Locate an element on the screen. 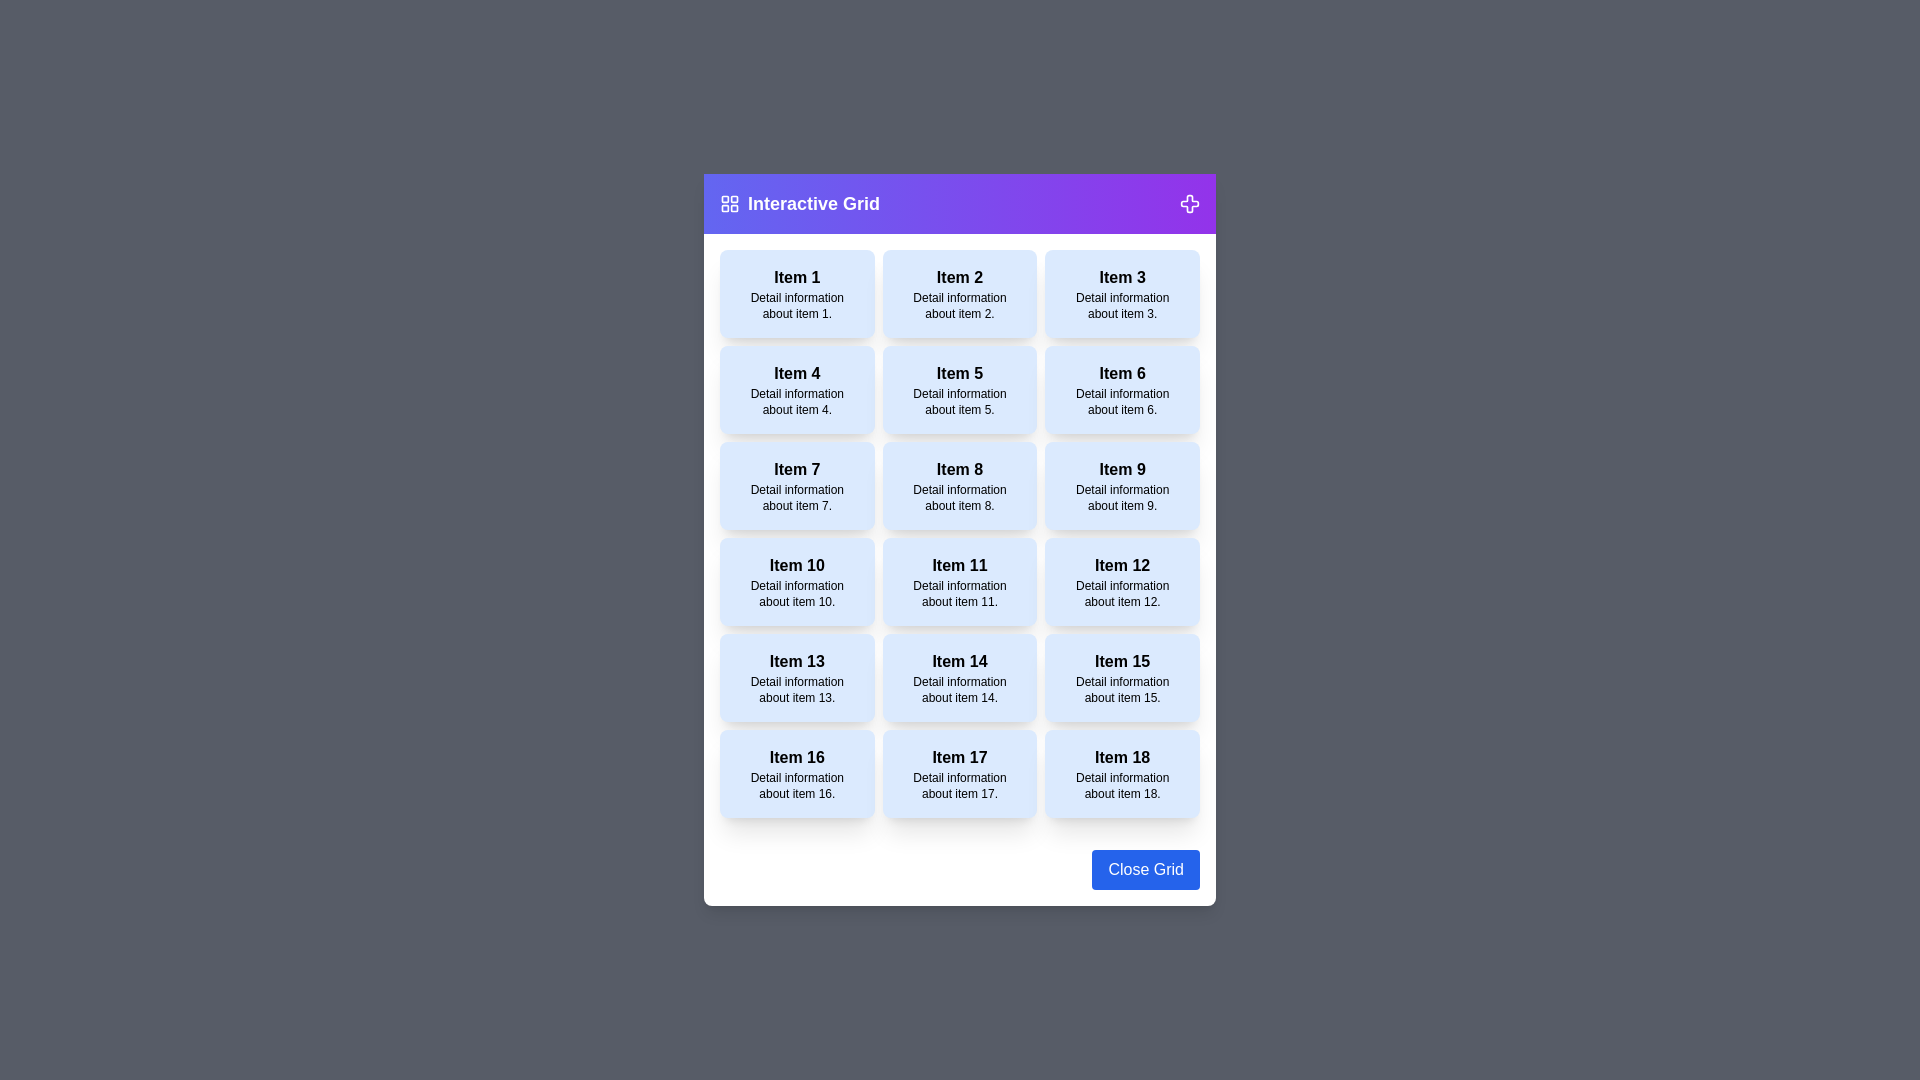 Image resolution: width=1920 pixels, height=1080 pixels. the 'Close Grid' button located in the footer section of the dialog is located at coordinates (1146, 869).